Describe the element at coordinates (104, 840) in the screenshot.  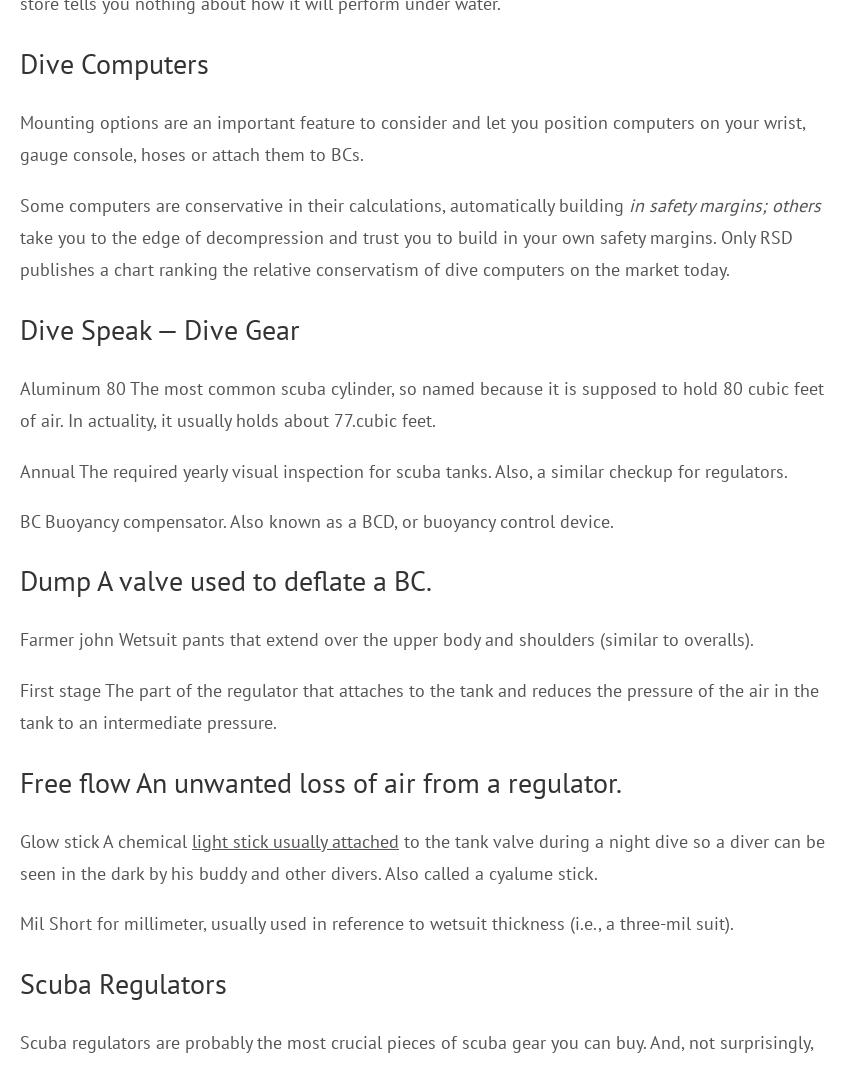
I see `'Glow stick A chemical'` at that location.